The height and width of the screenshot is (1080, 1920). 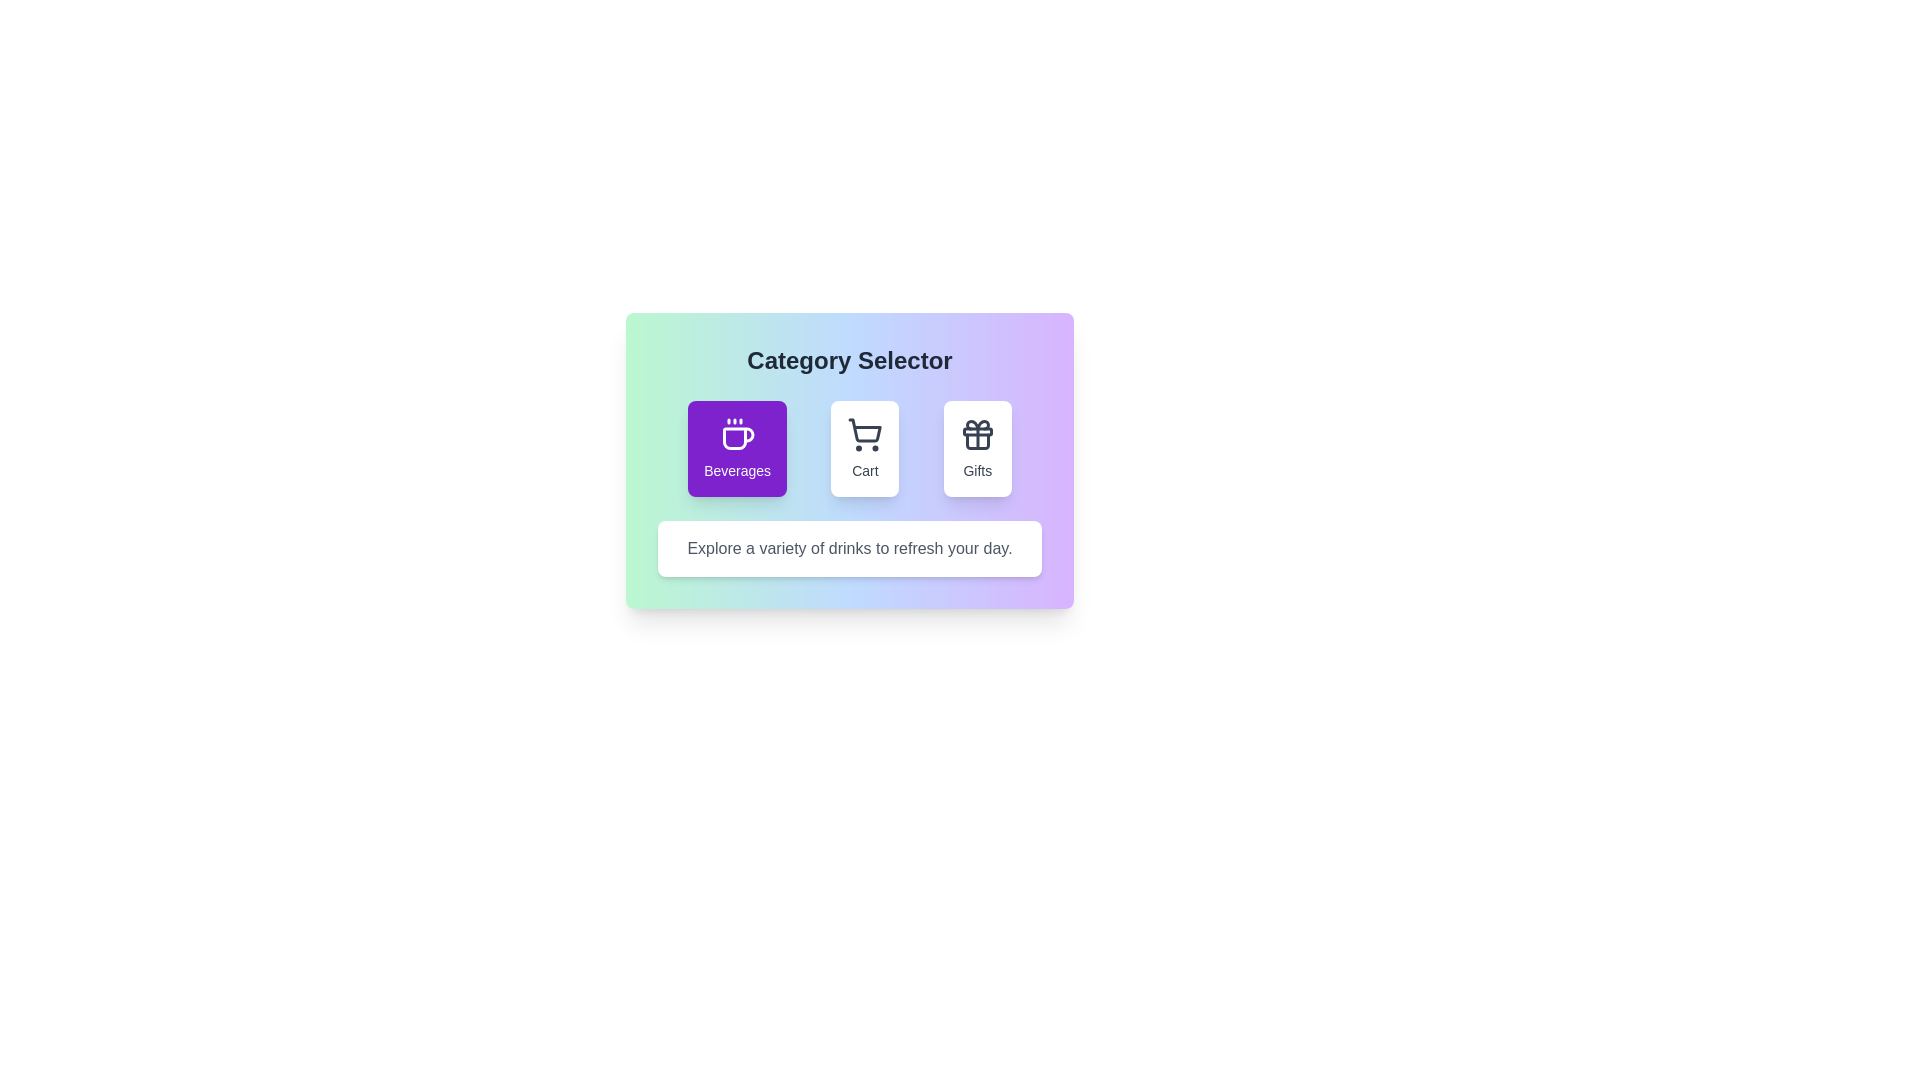 I want to click on the Cart button to observe hover effects, so click(x=865, y=447).